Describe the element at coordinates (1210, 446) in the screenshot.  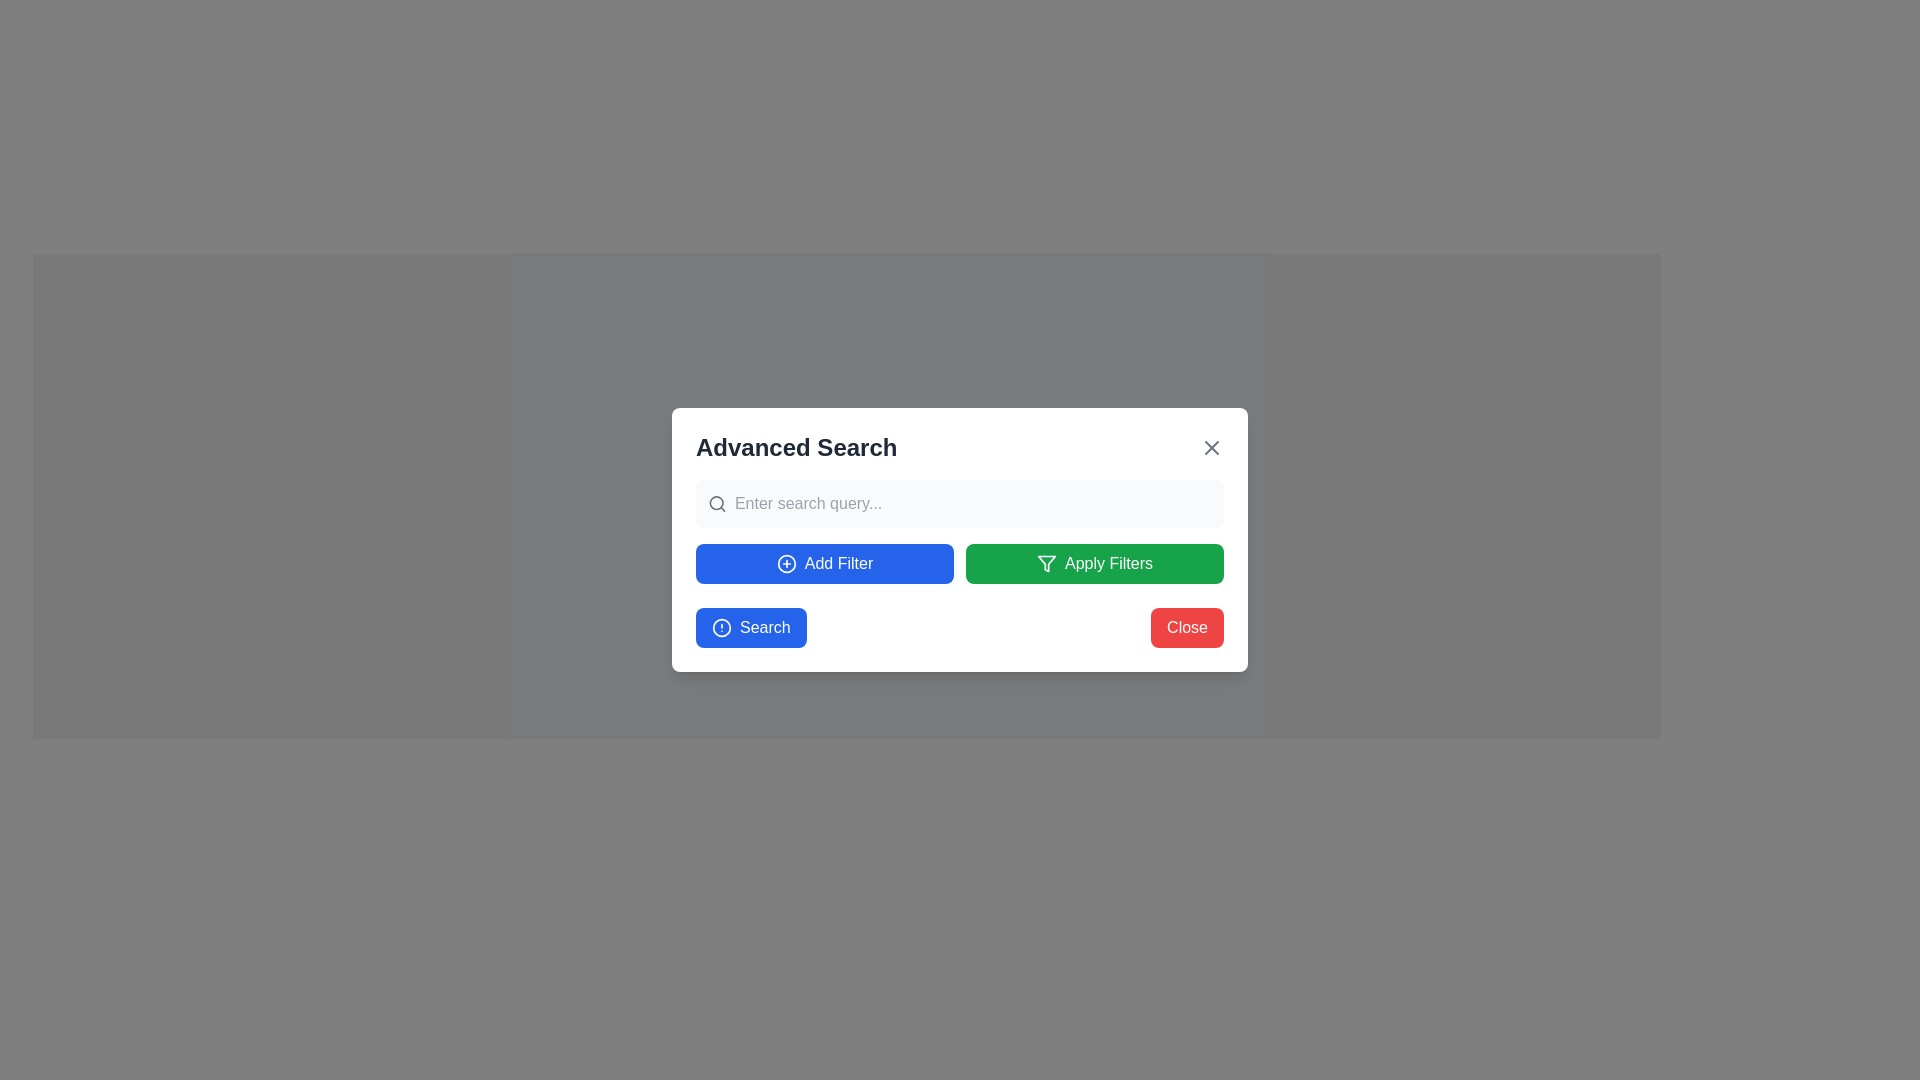
I see `the 'X' icon in the top-right corner of the 'Advanced Search' modal to emphasize it` at that location.